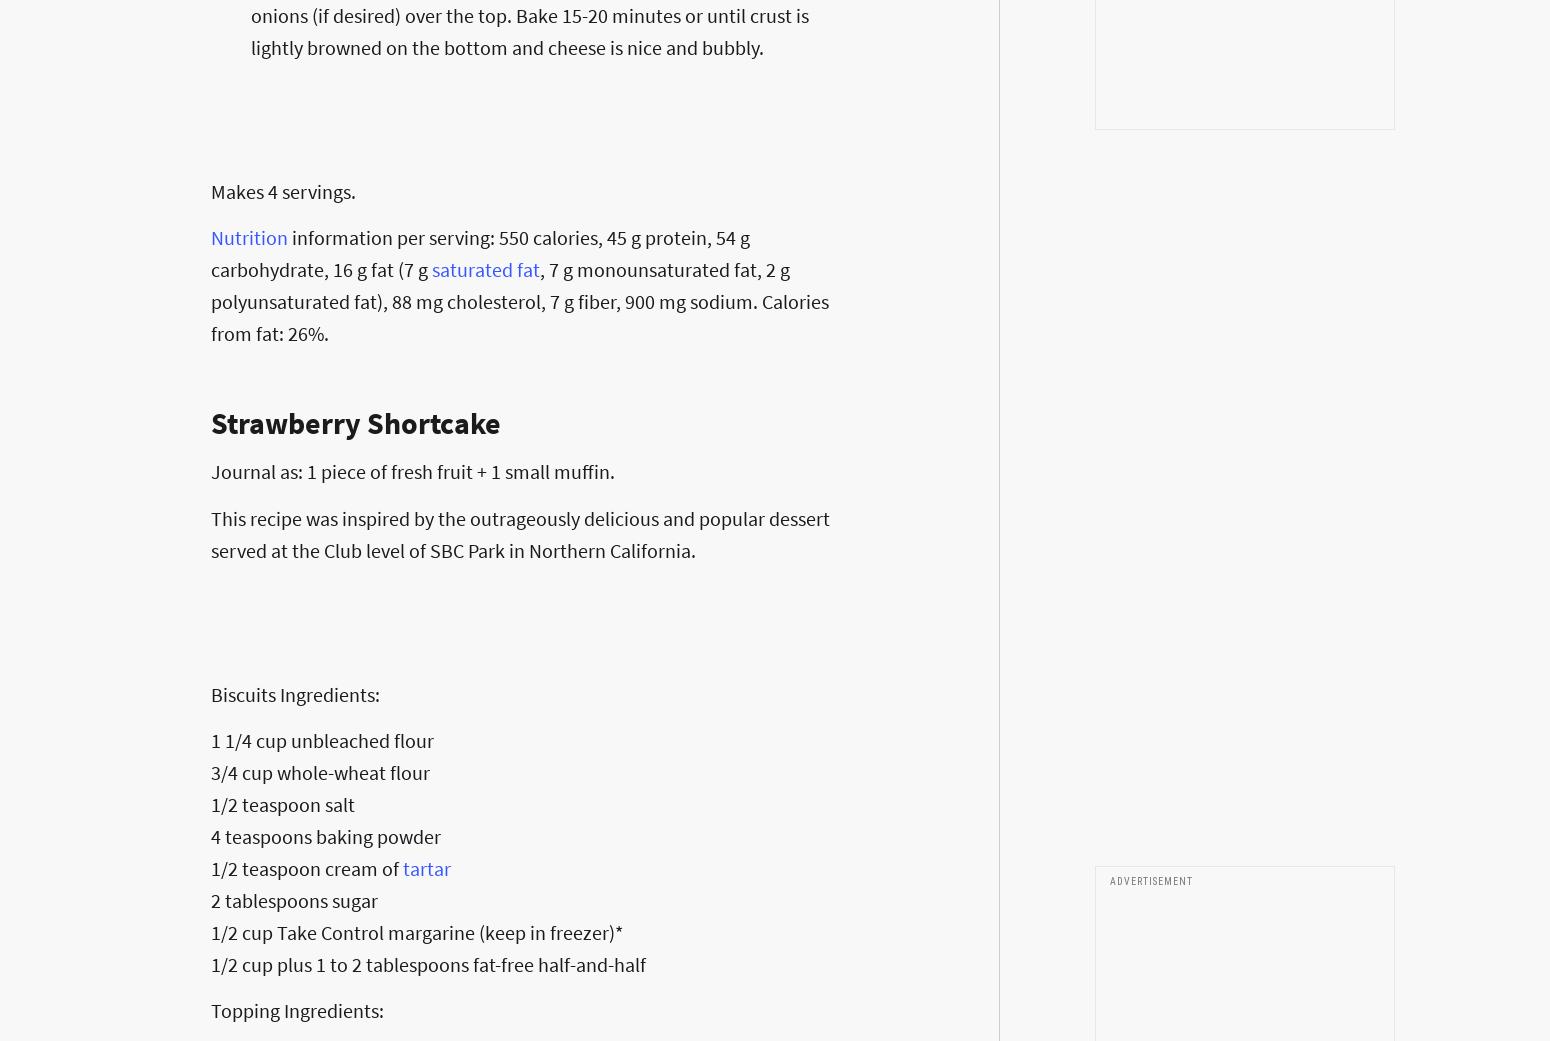 This screenshot has width=1550, height=1041. What do you see at coordinates (209, 236) in the screenshot?
I see `'Nutrition'` at bounding box center [209, 236].